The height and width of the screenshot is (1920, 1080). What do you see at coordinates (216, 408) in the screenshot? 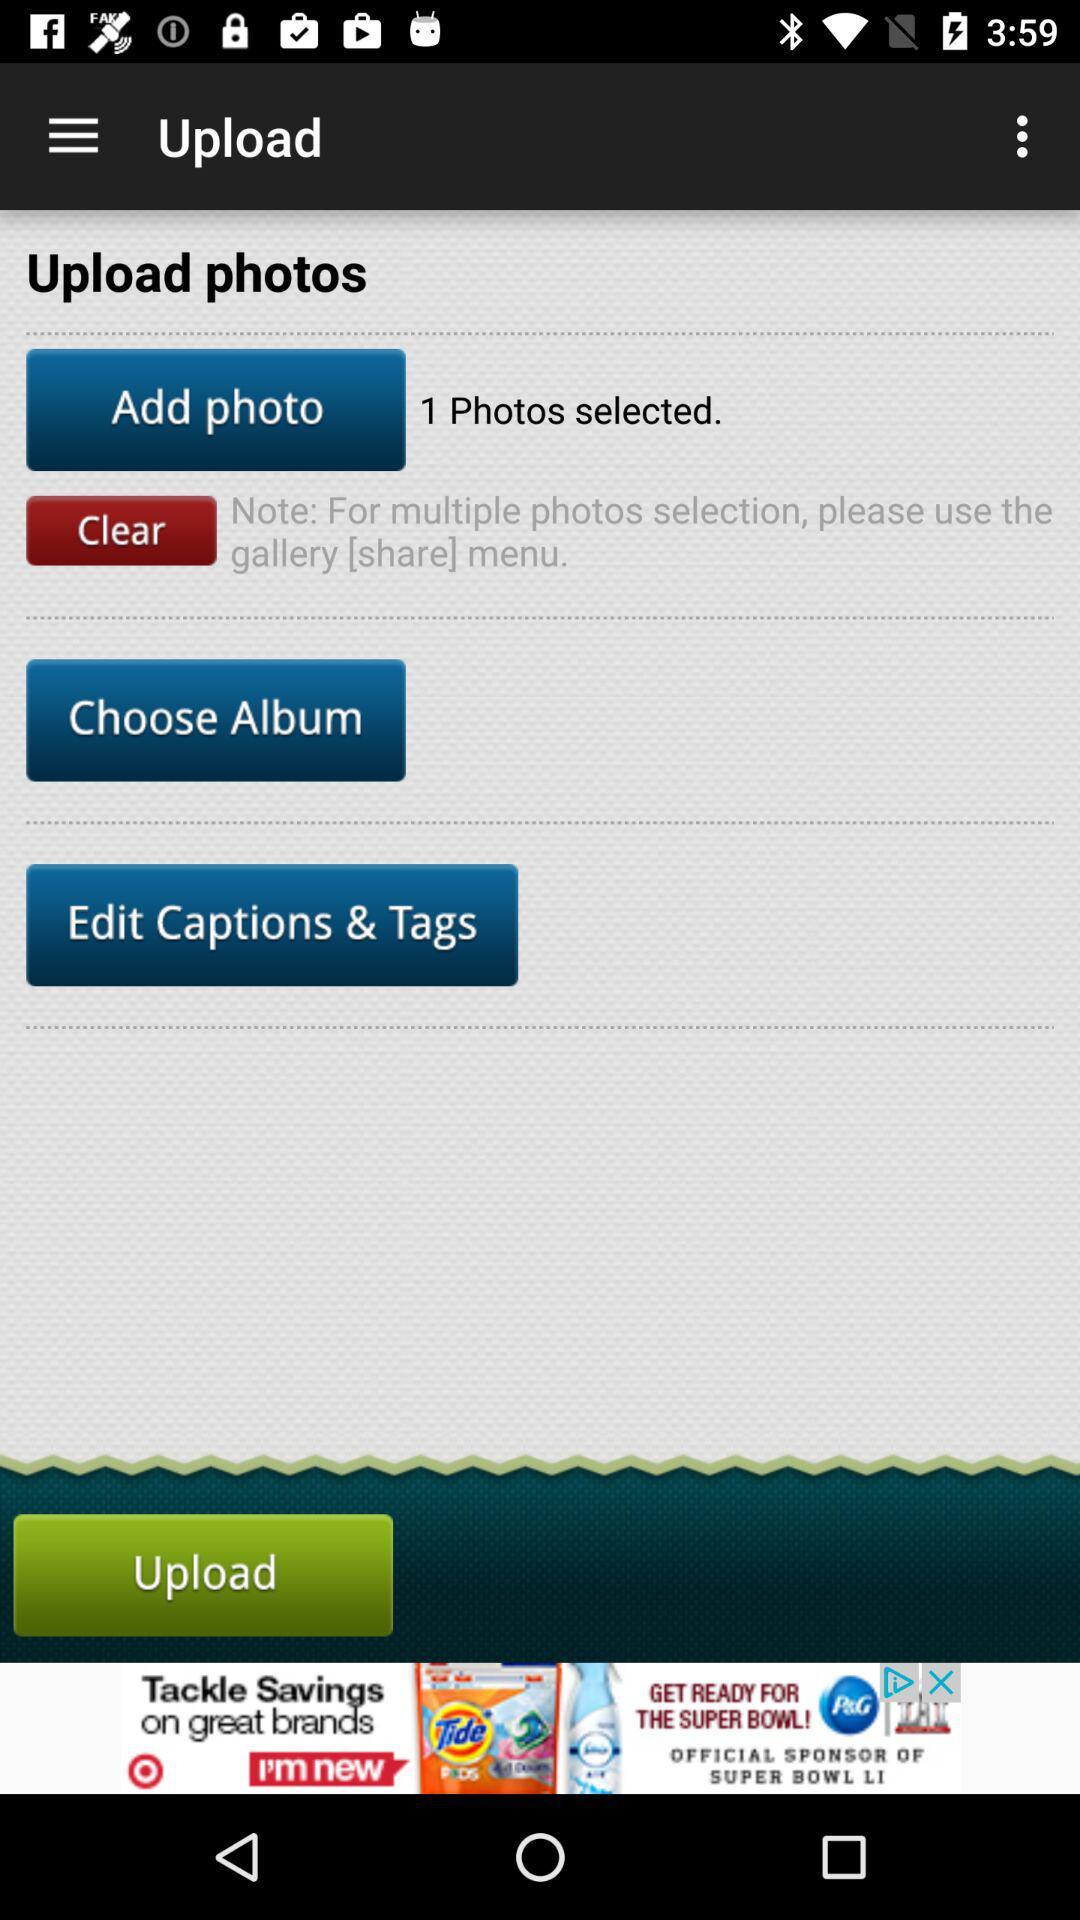
I see `add photo` at bounding box center [216, 408].